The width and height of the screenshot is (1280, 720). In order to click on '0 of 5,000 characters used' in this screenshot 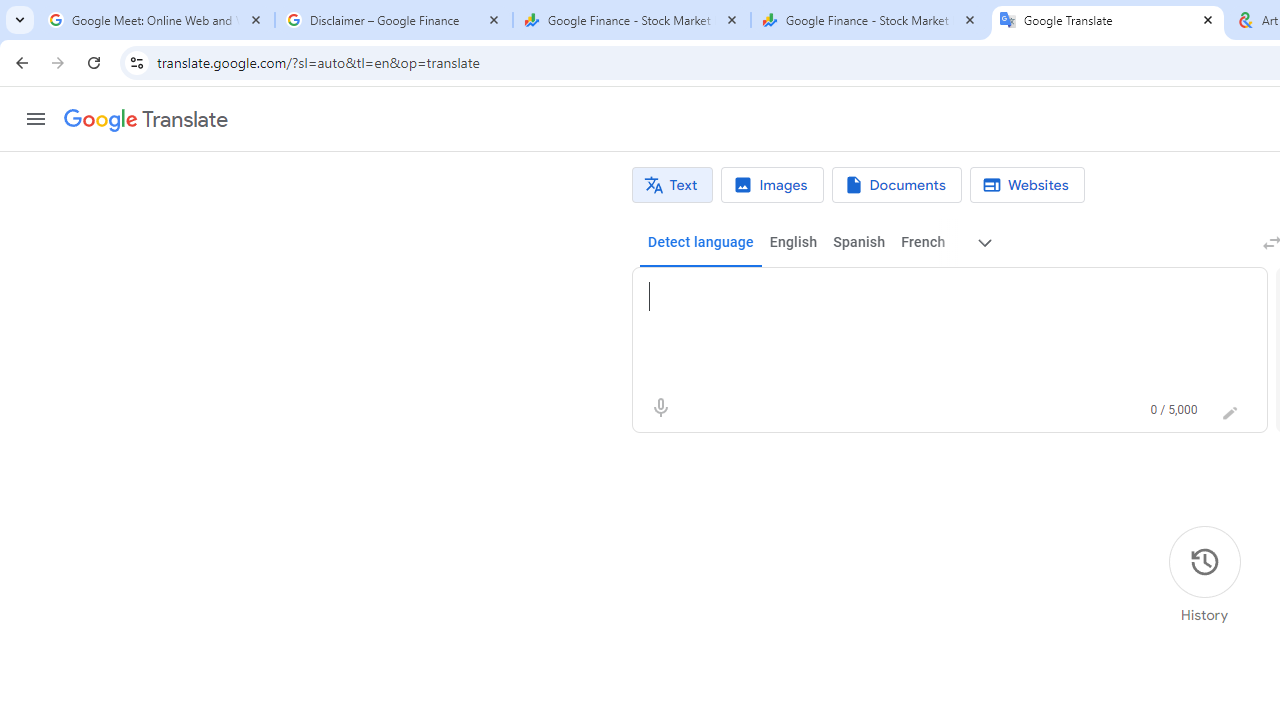, I will do `click(1173, 409)`.